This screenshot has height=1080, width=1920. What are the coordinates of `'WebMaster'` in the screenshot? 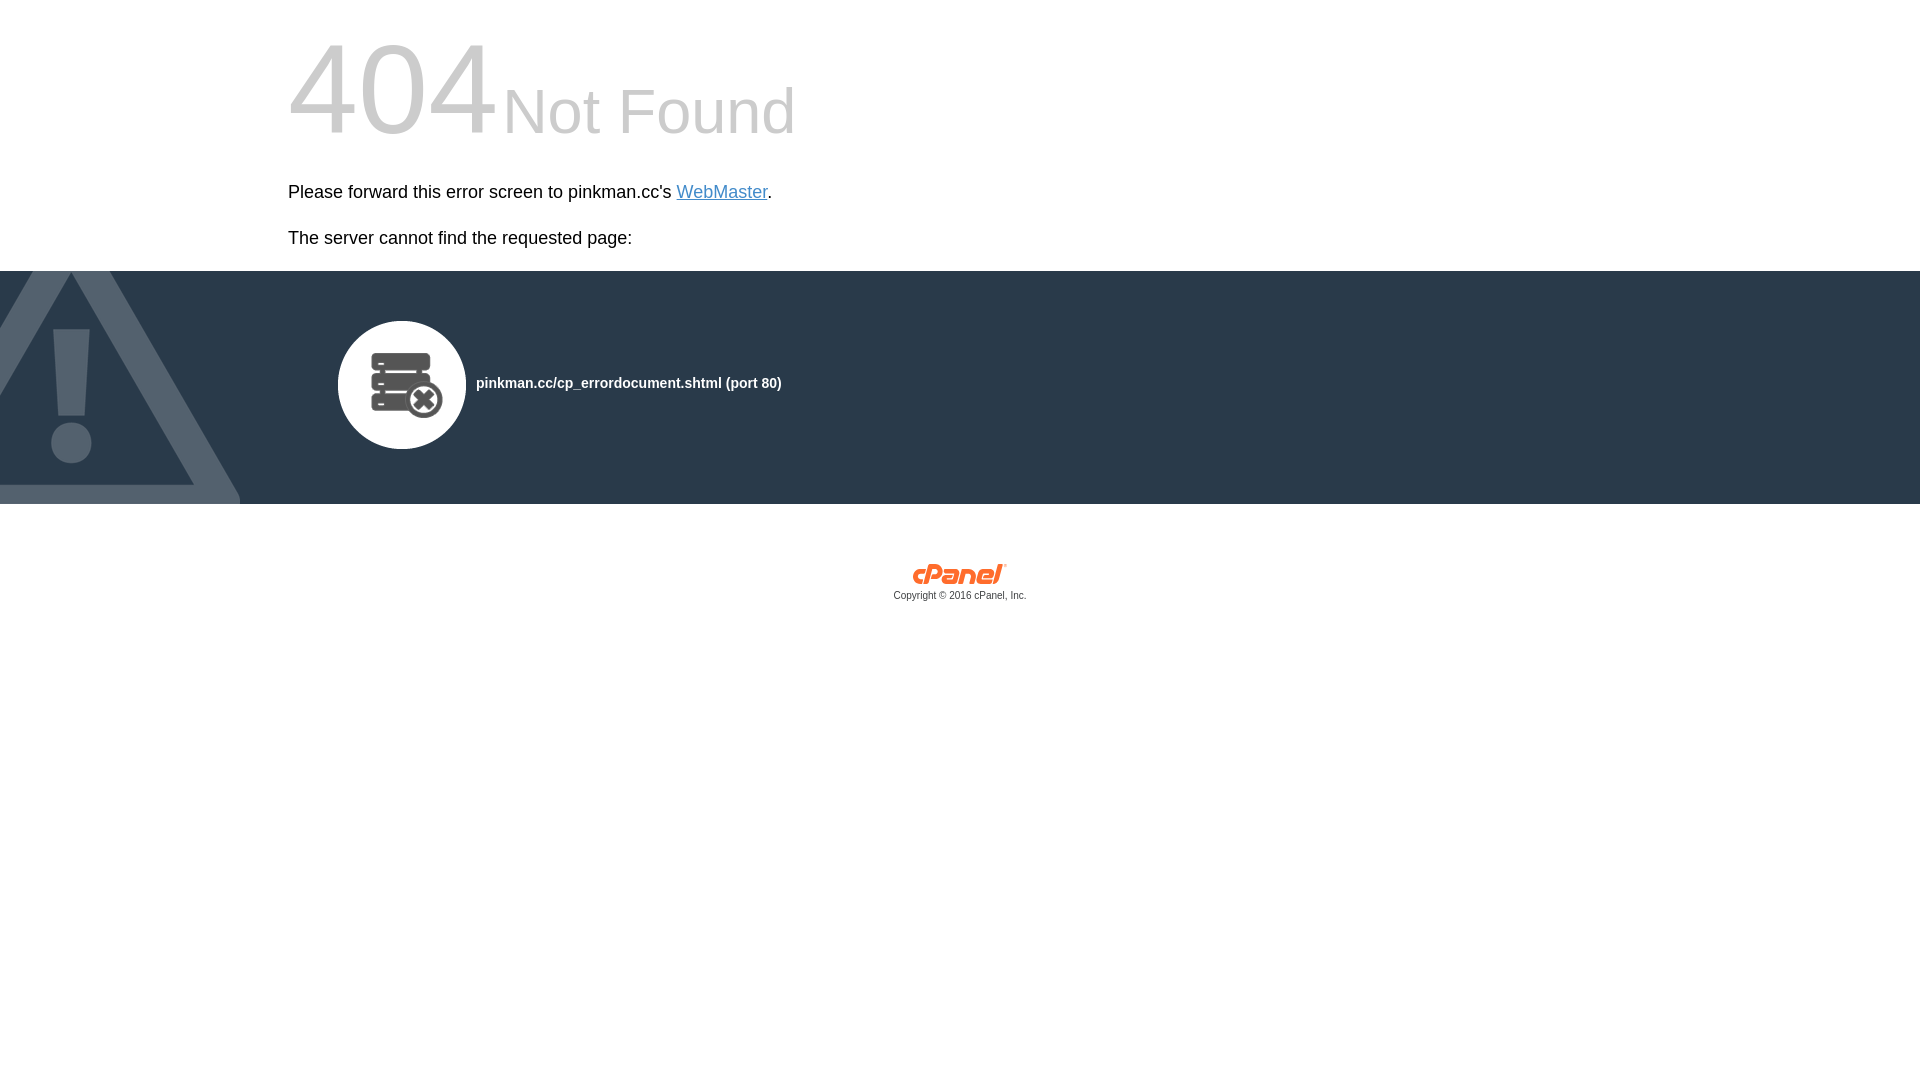 It's located at (676, 192).